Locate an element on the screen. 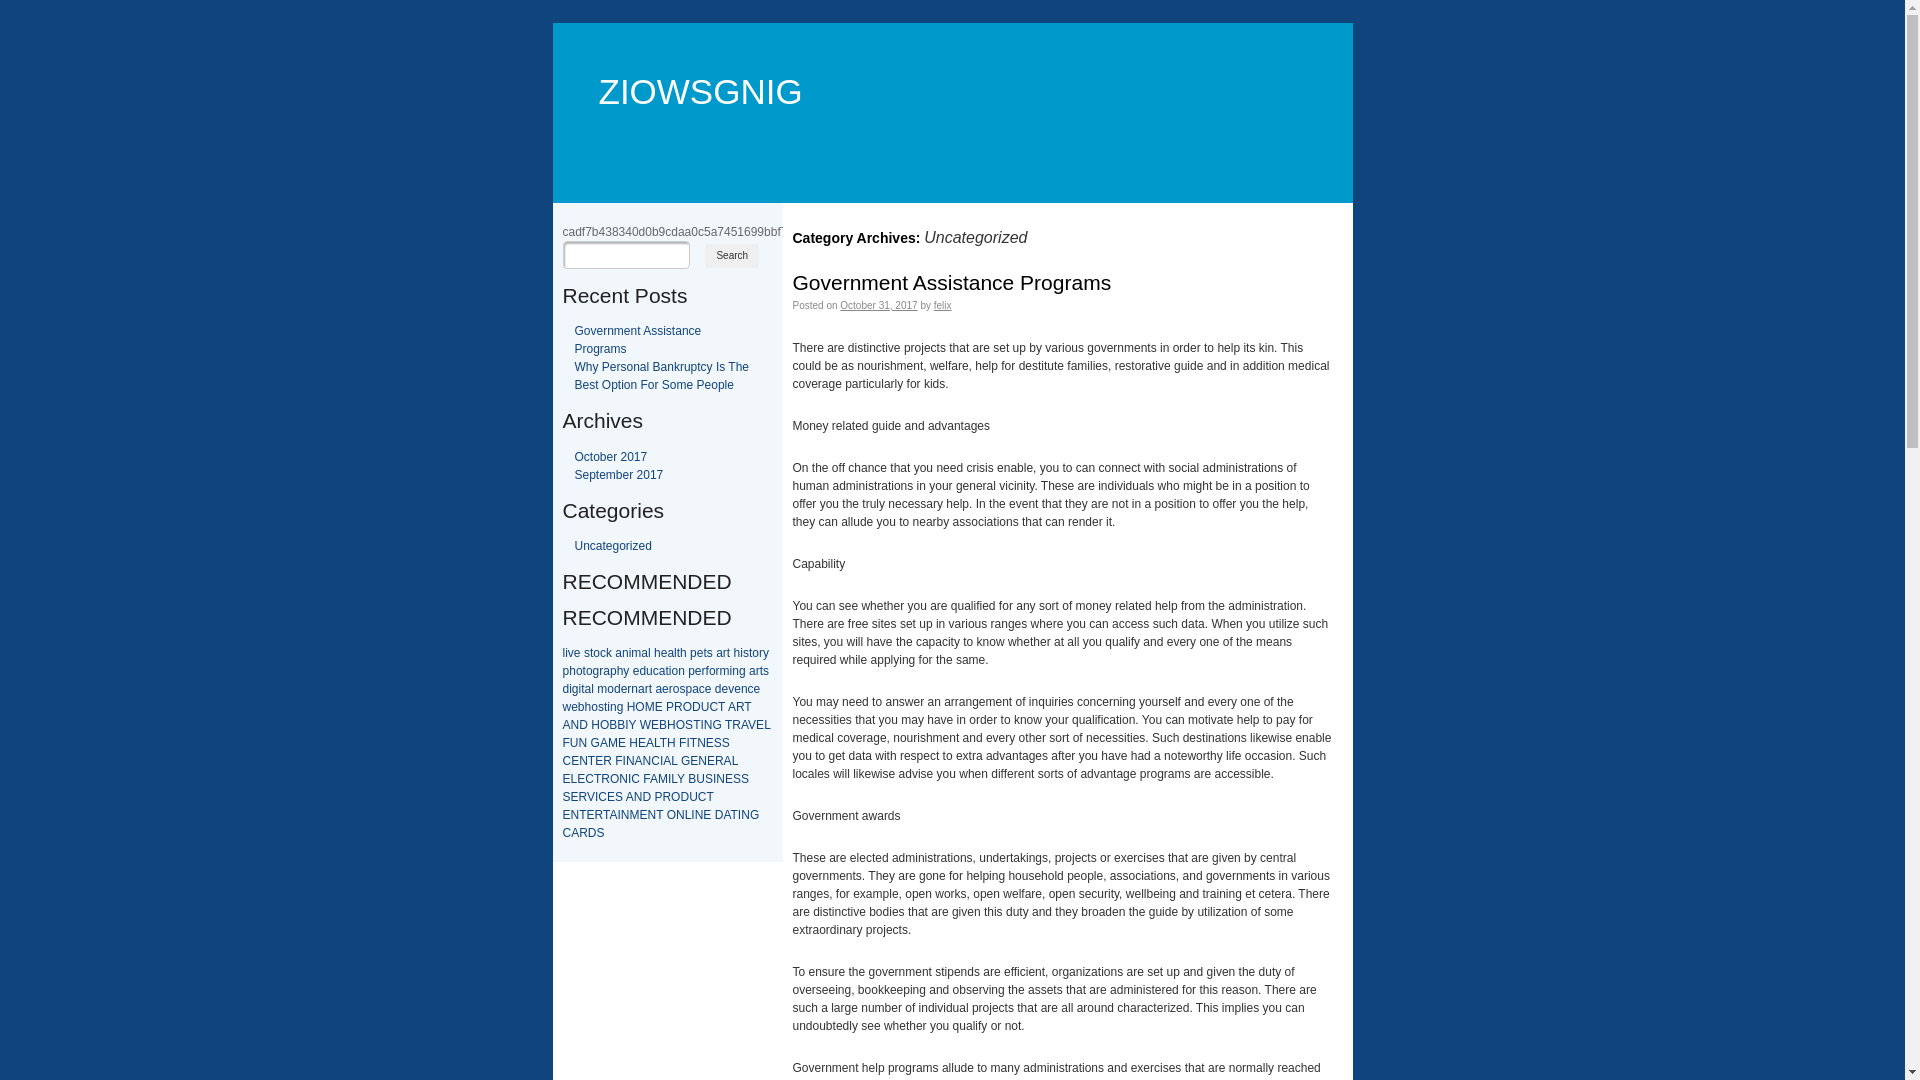  'o' is located at coordinates (595, 652).